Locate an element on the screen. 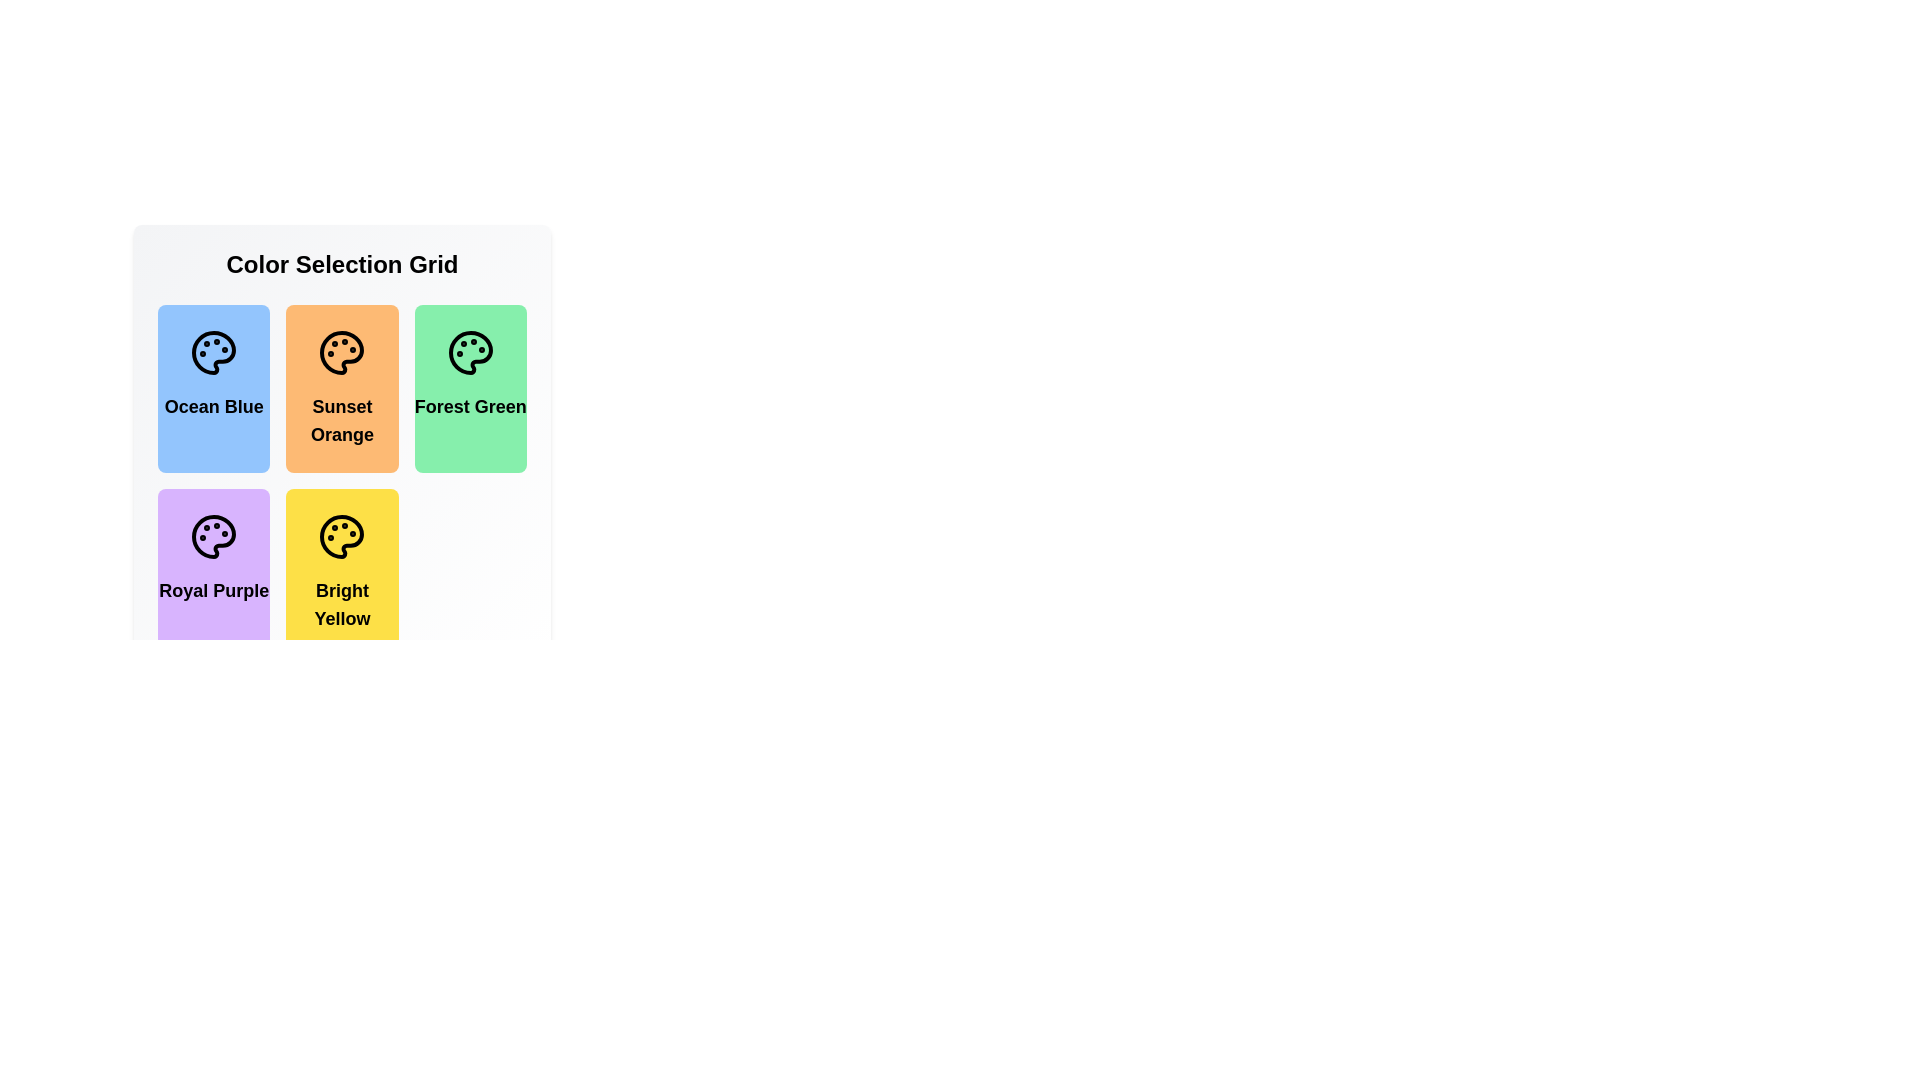 The height and width of the screenshot is (1080, 1920). the color item Ocean Blue is located at coordinates (214, 389).